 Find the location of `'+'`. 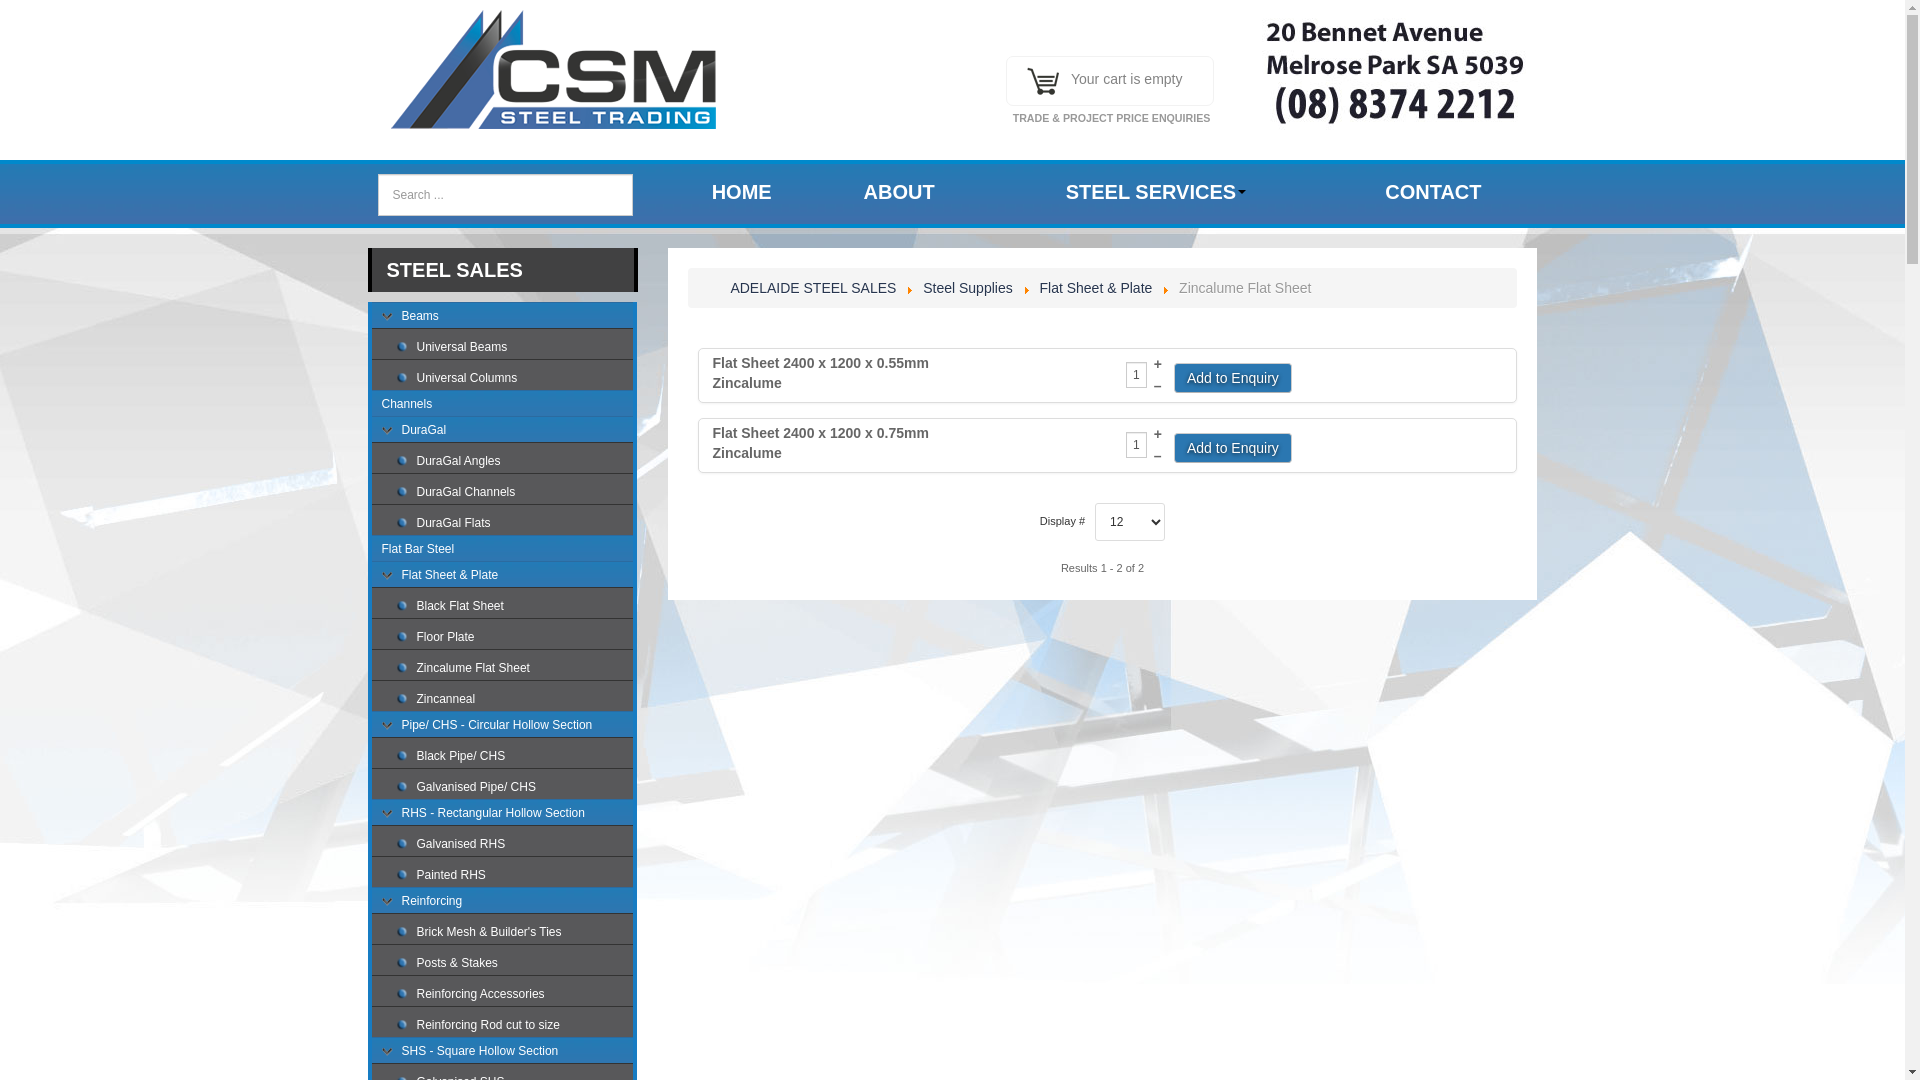

'+' is located at coordinates (1157, 433).